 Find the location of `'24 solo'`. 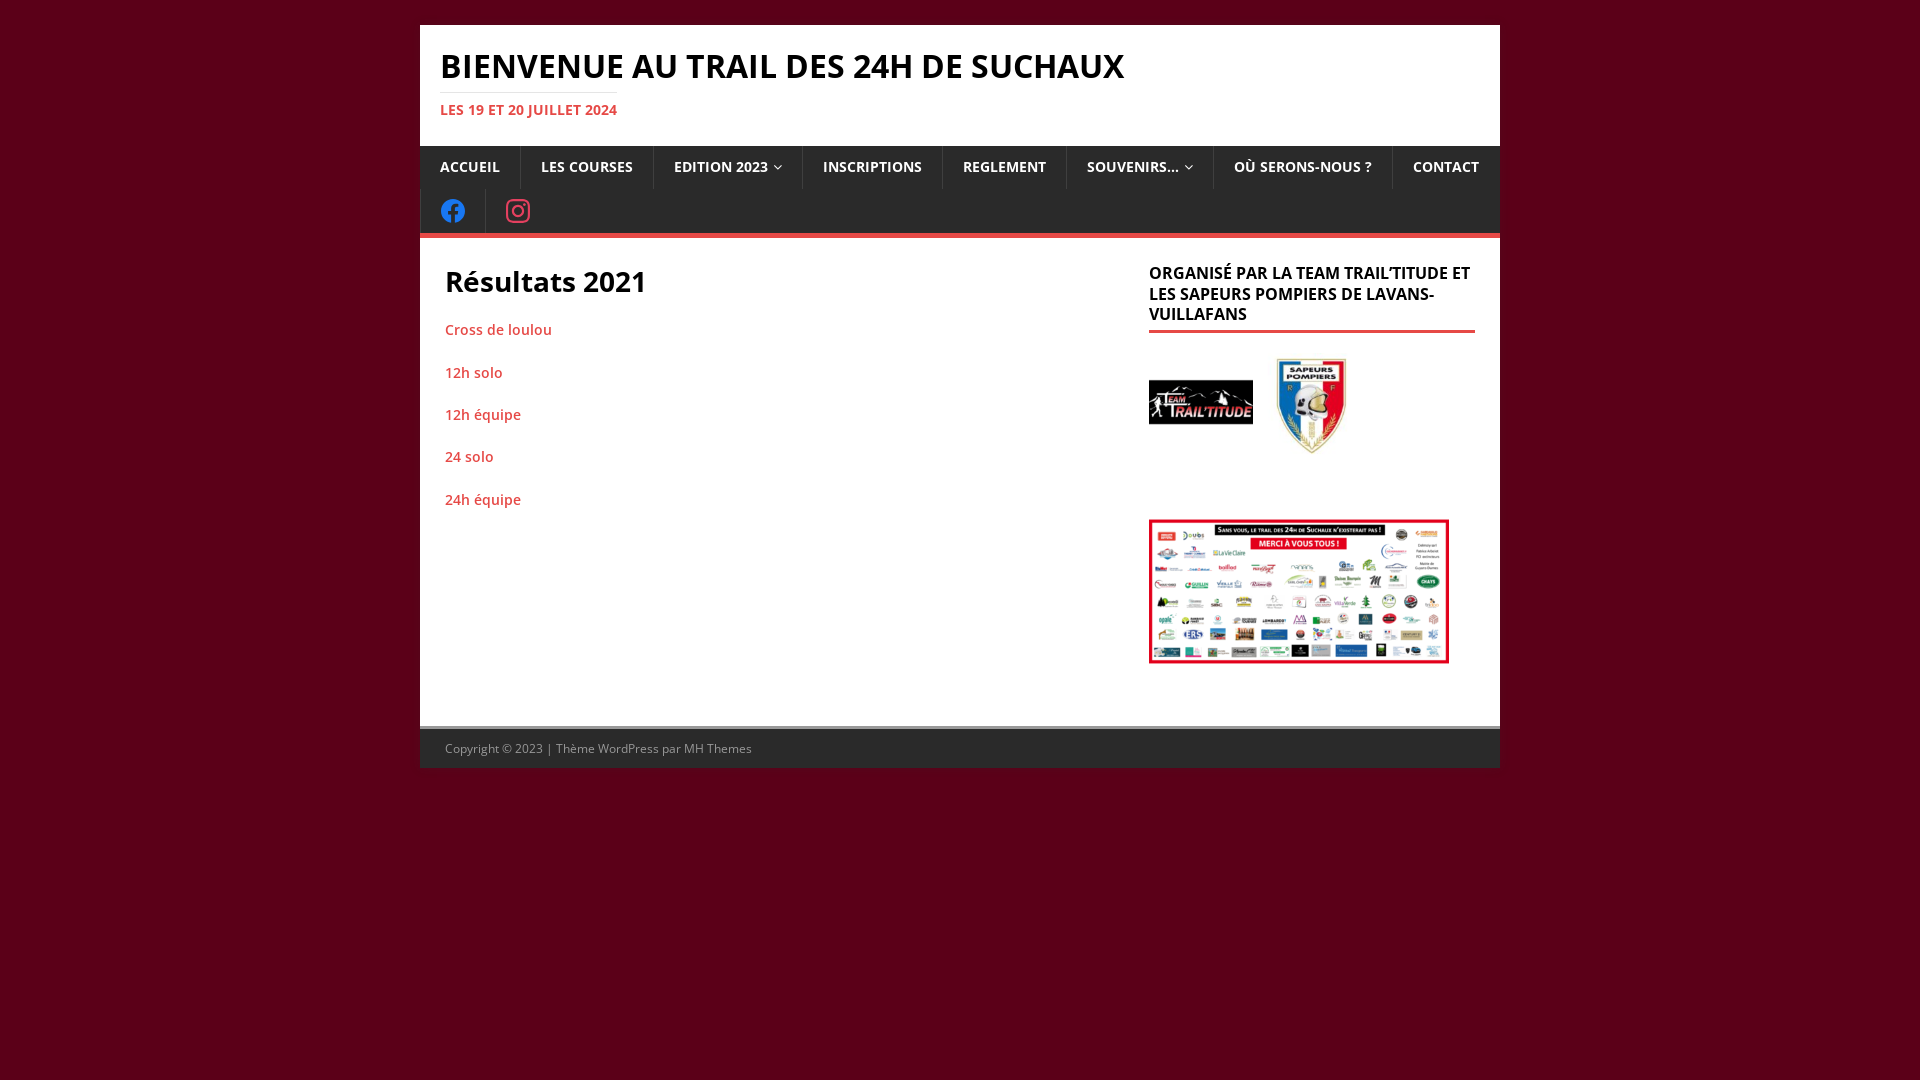

'24 solo' is located at coordinates (468, 456).